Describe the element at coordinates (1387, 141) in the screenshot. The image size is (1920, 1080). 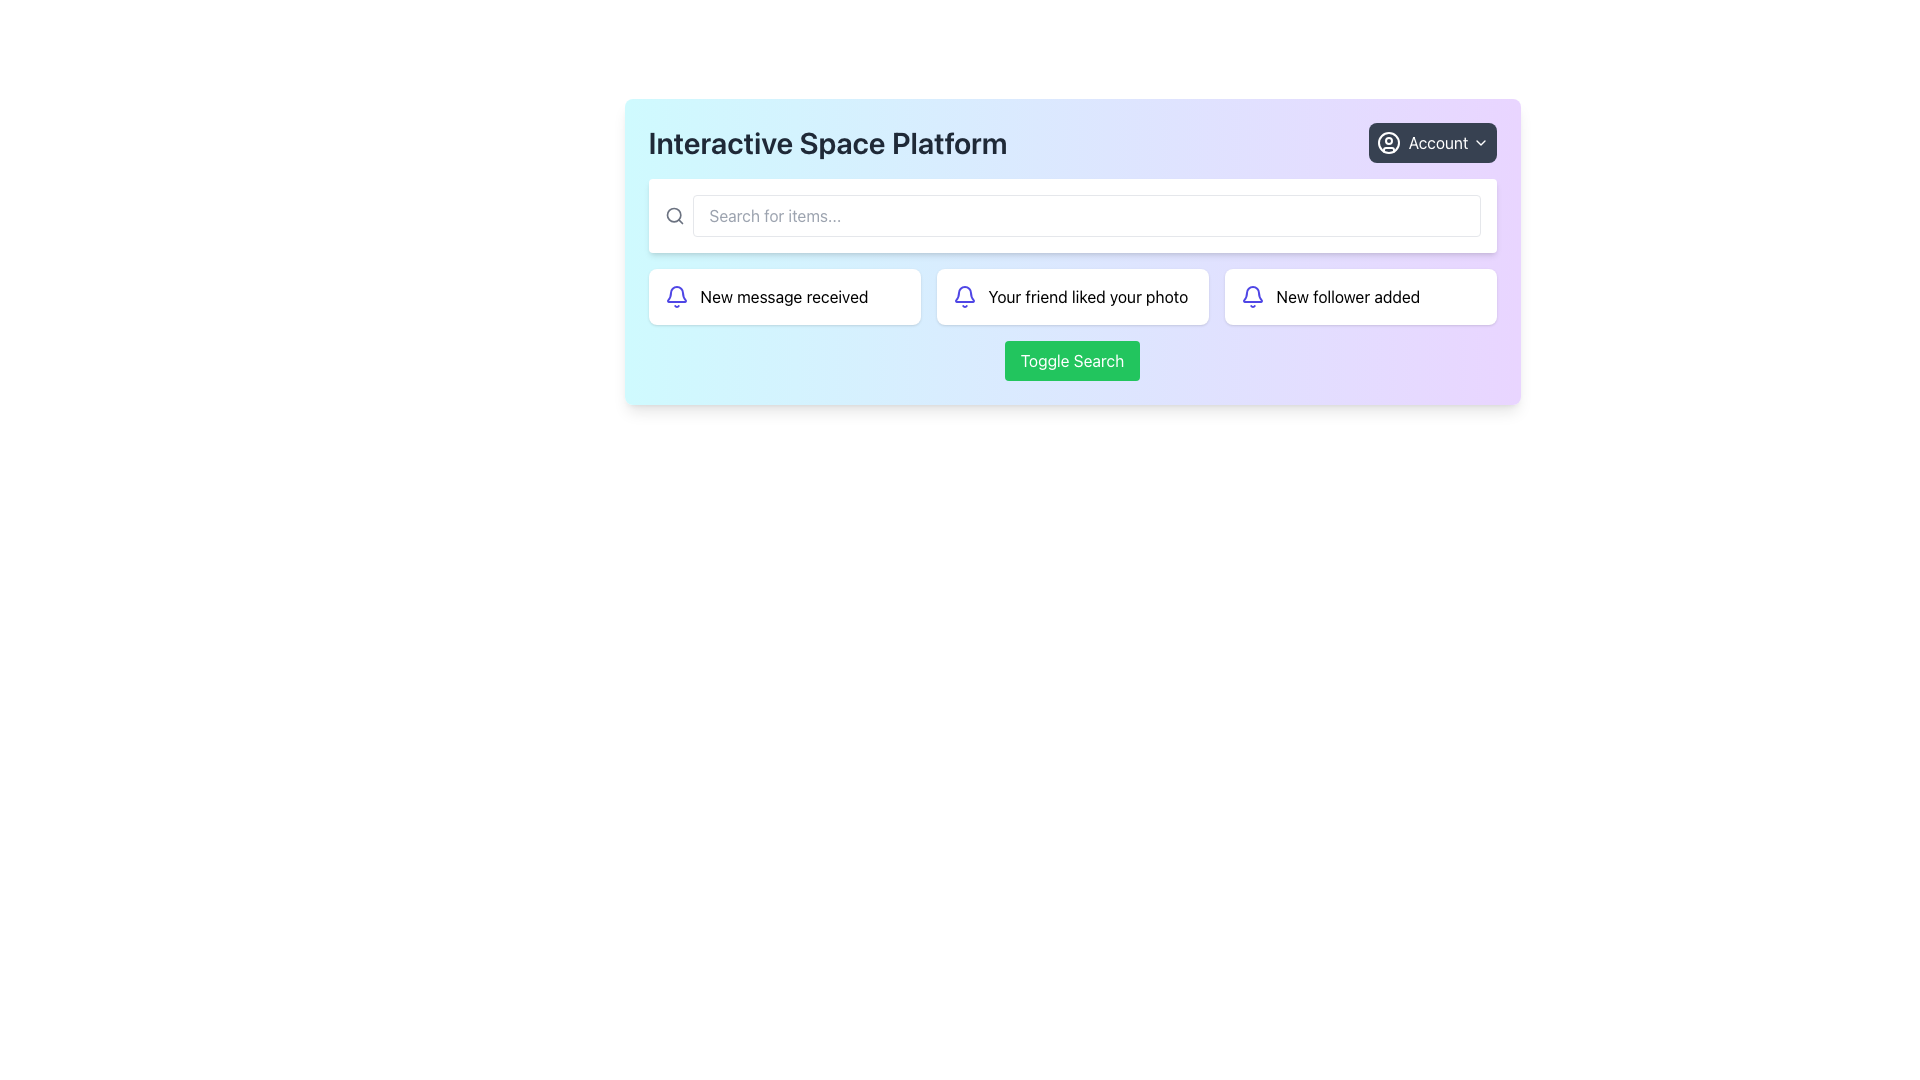
I see `the decorative SVG circle element representing a user profile icon in the 'Account' section at the top-right of the interface` at that location.